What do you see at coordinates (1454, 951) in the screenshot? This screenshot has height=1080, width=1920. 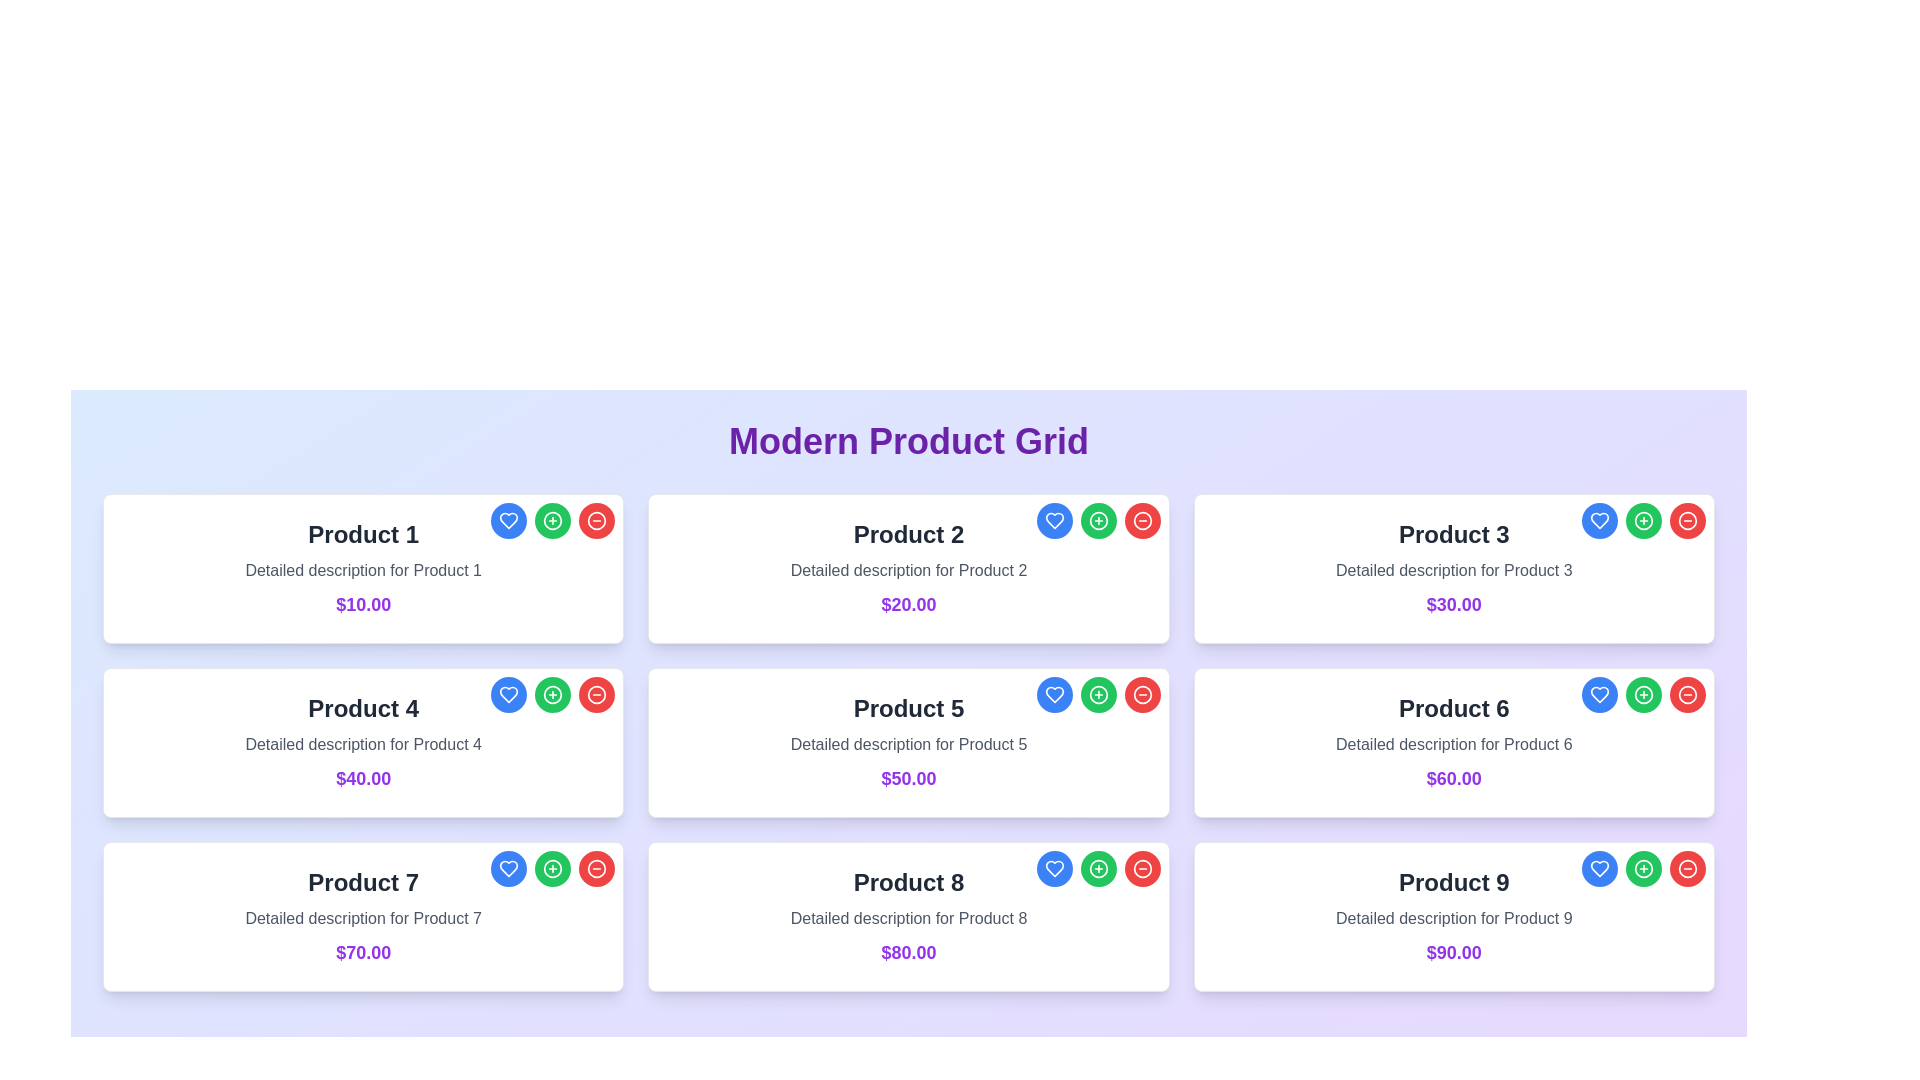 I see `the price label displaying '$90.00' in bold purple color at the bottom of the 'Product 9' card` at bounding box center [1454, 951].